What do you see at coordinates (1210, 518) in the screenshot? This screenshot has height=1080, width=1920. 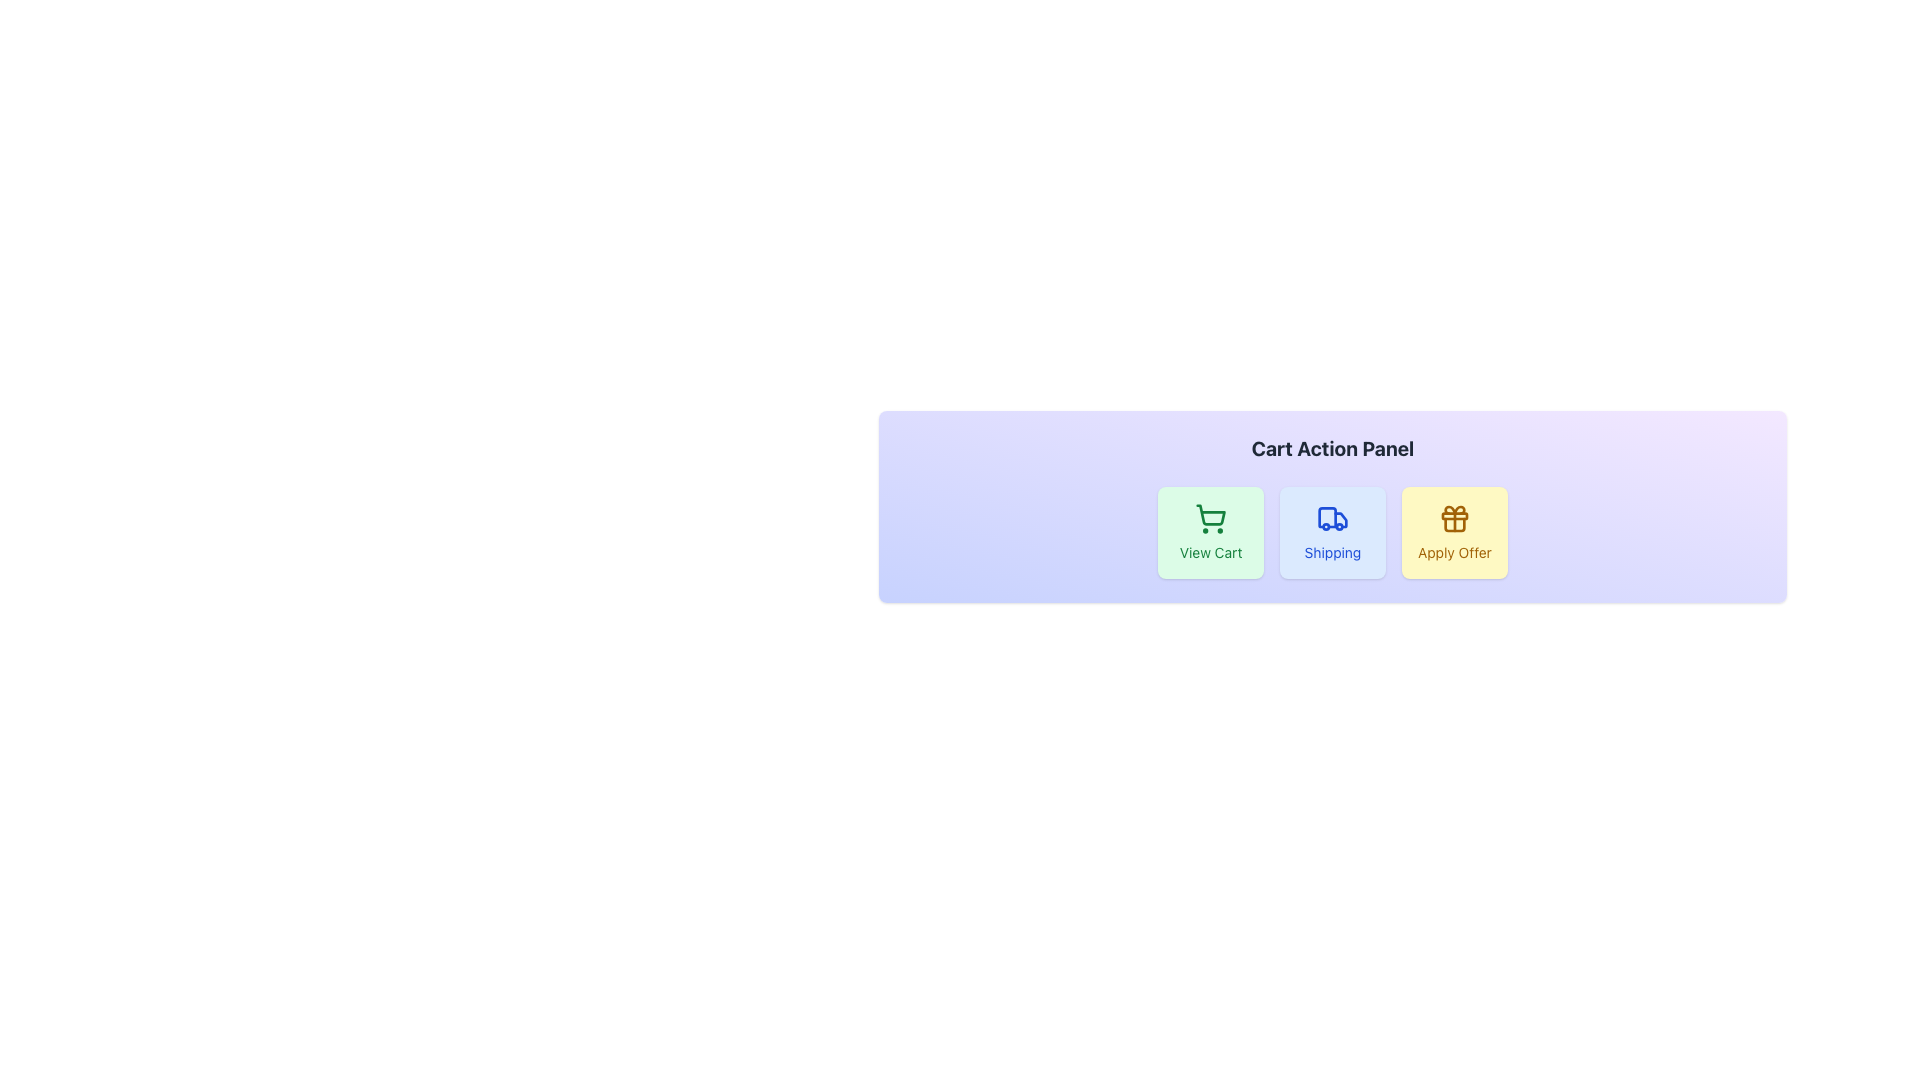 I see `the shopping cart icon located within the 'View Cart' button, which is the leftmost button in the 'Cart Action Panel'` at bounding box center [1210, 518].